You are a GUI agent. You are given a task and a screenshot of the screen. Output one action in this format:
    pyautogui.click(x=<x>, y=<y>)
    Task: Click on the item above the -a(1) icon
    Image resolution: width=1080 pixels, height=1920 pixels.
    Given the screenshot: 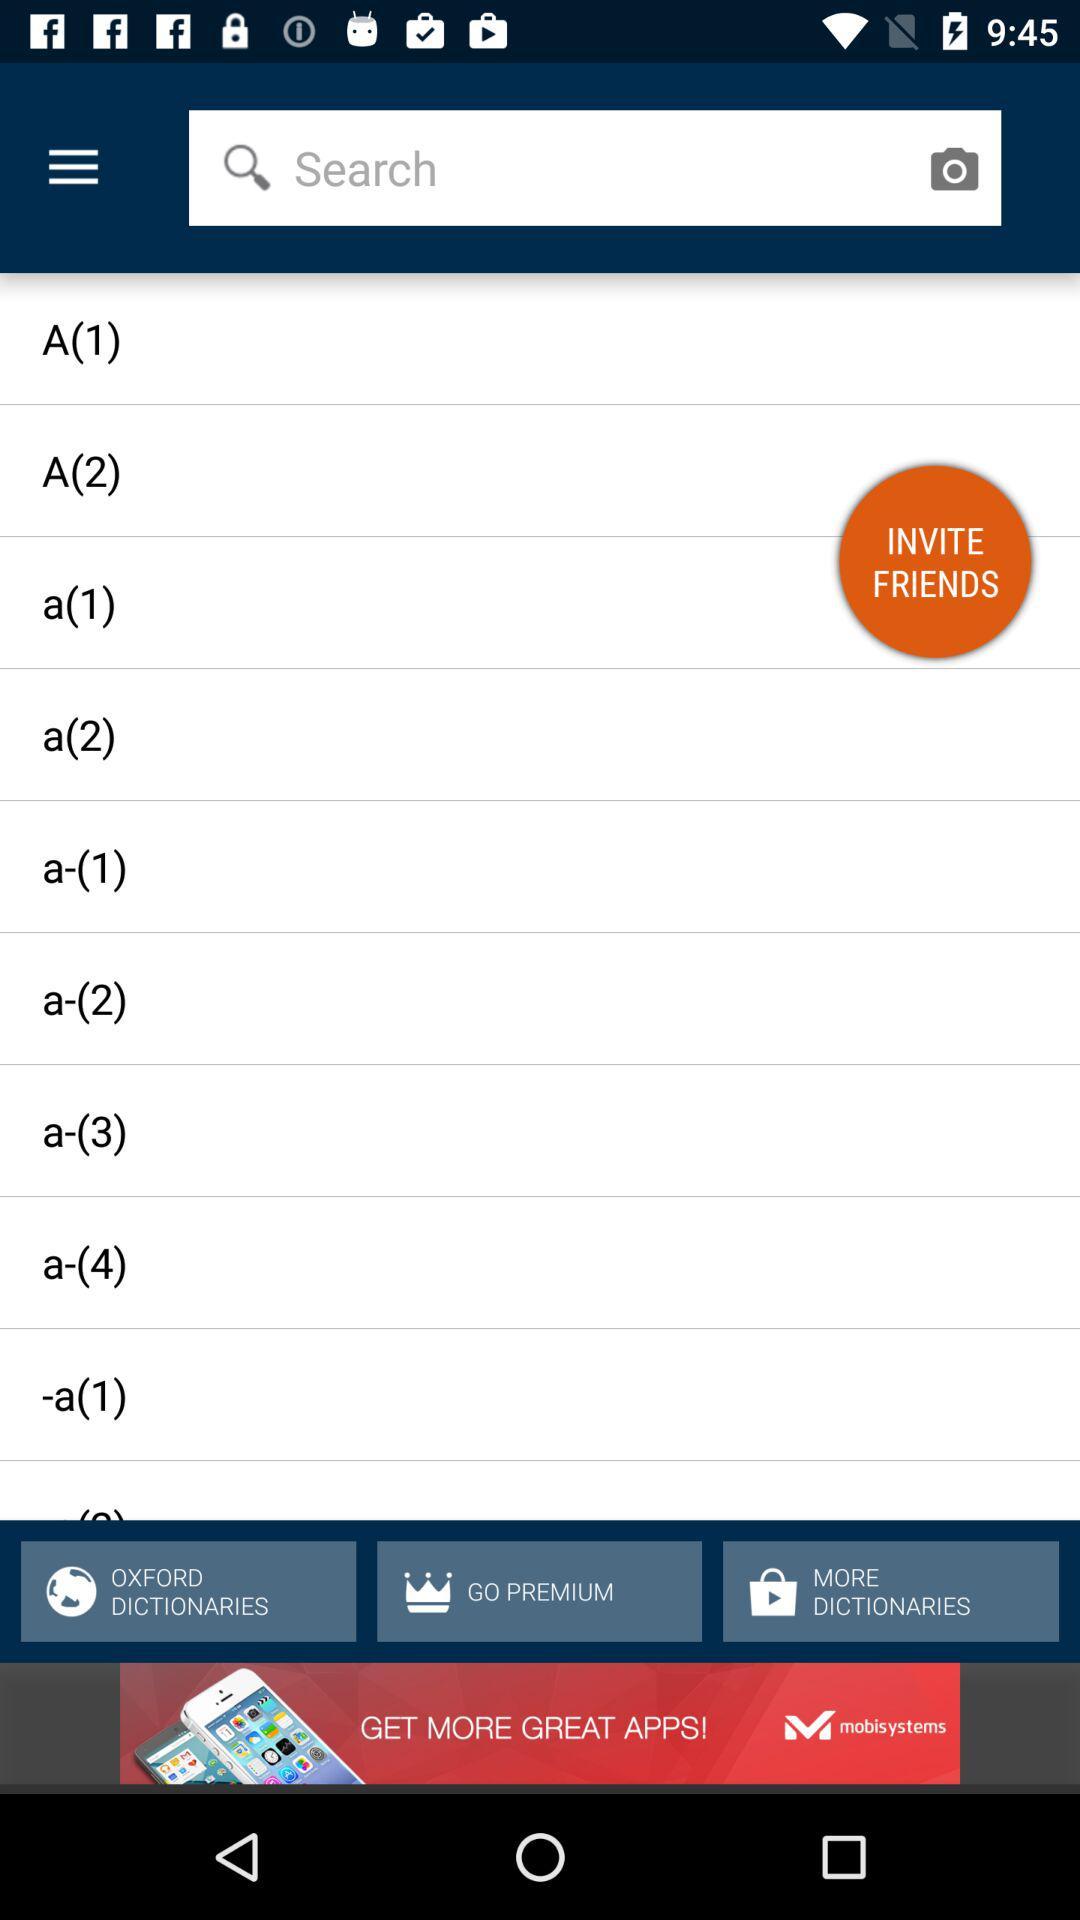 What is the action you would take?
    pyautogui.click(x=520, y=1261)
    